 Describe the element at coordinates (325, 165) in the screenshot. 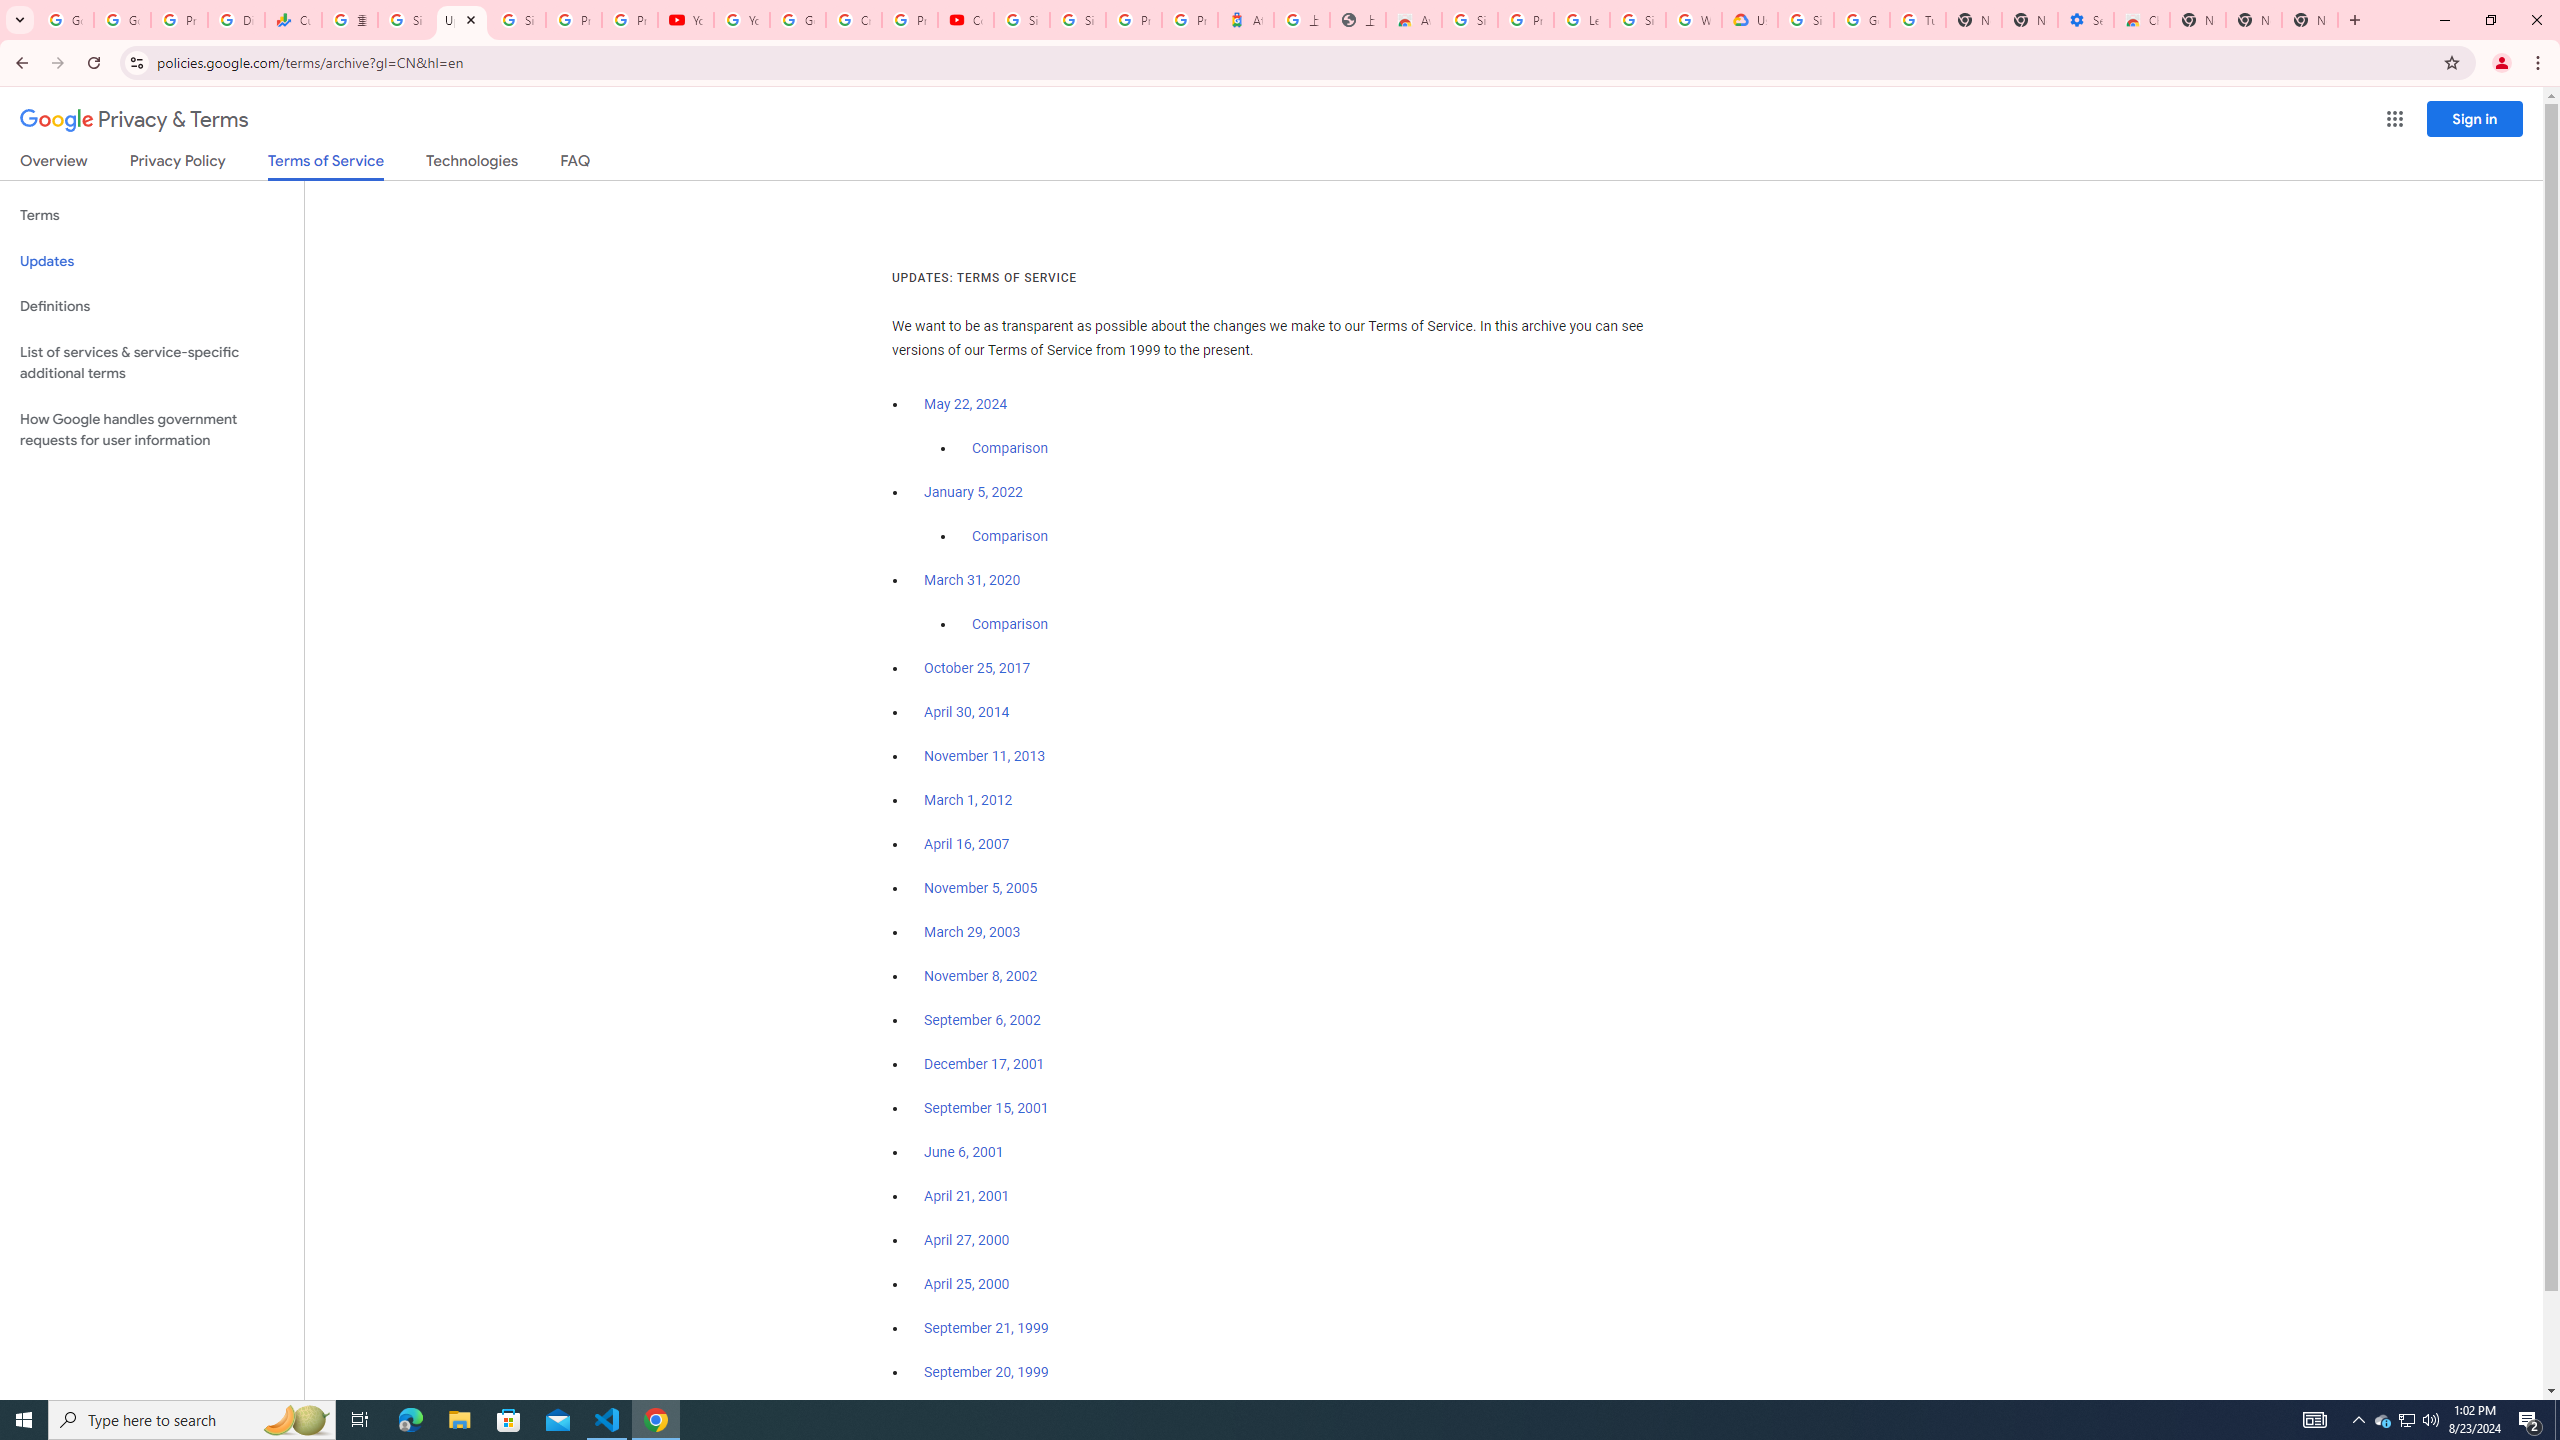

I see `'Terms of Service'` at that location.